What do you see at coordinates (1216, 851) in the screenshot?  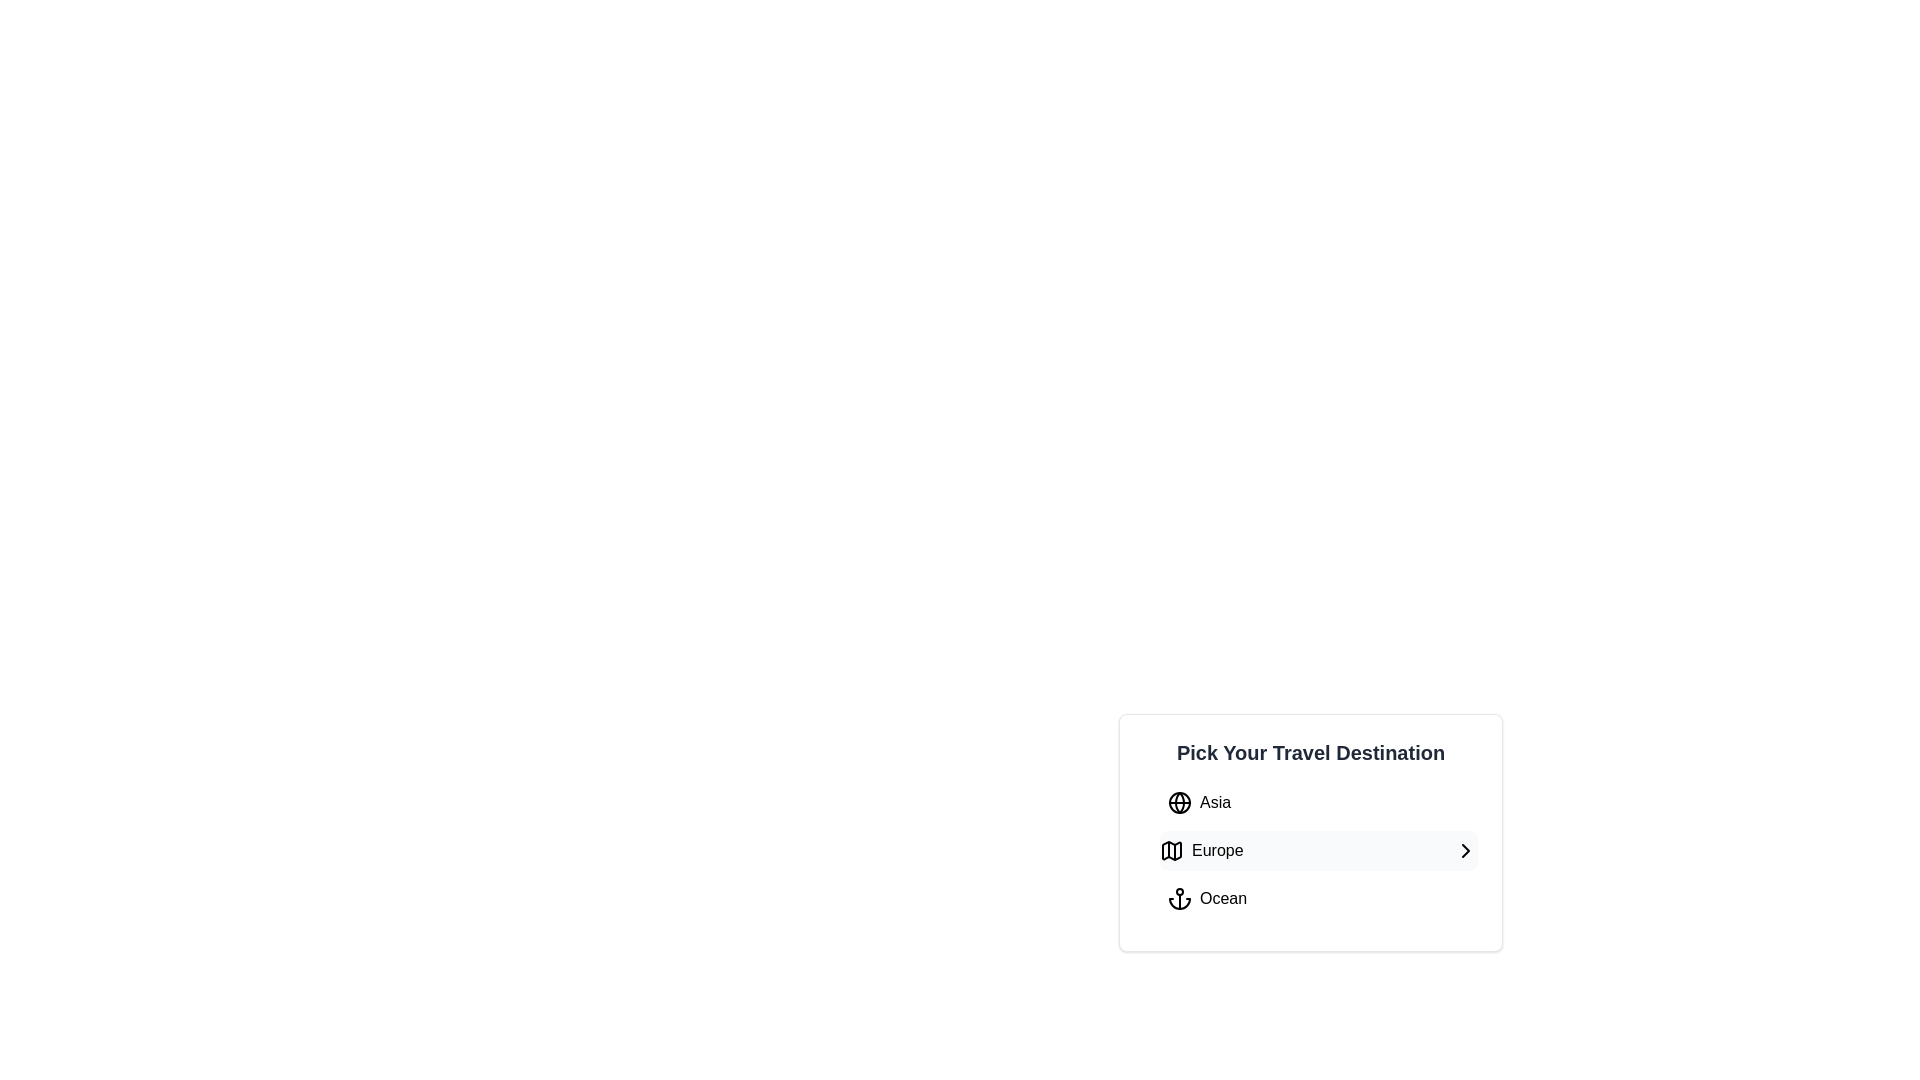 I see `the text label displaying 'Europe' in bold, black font` at bounding box center [1216, 851].